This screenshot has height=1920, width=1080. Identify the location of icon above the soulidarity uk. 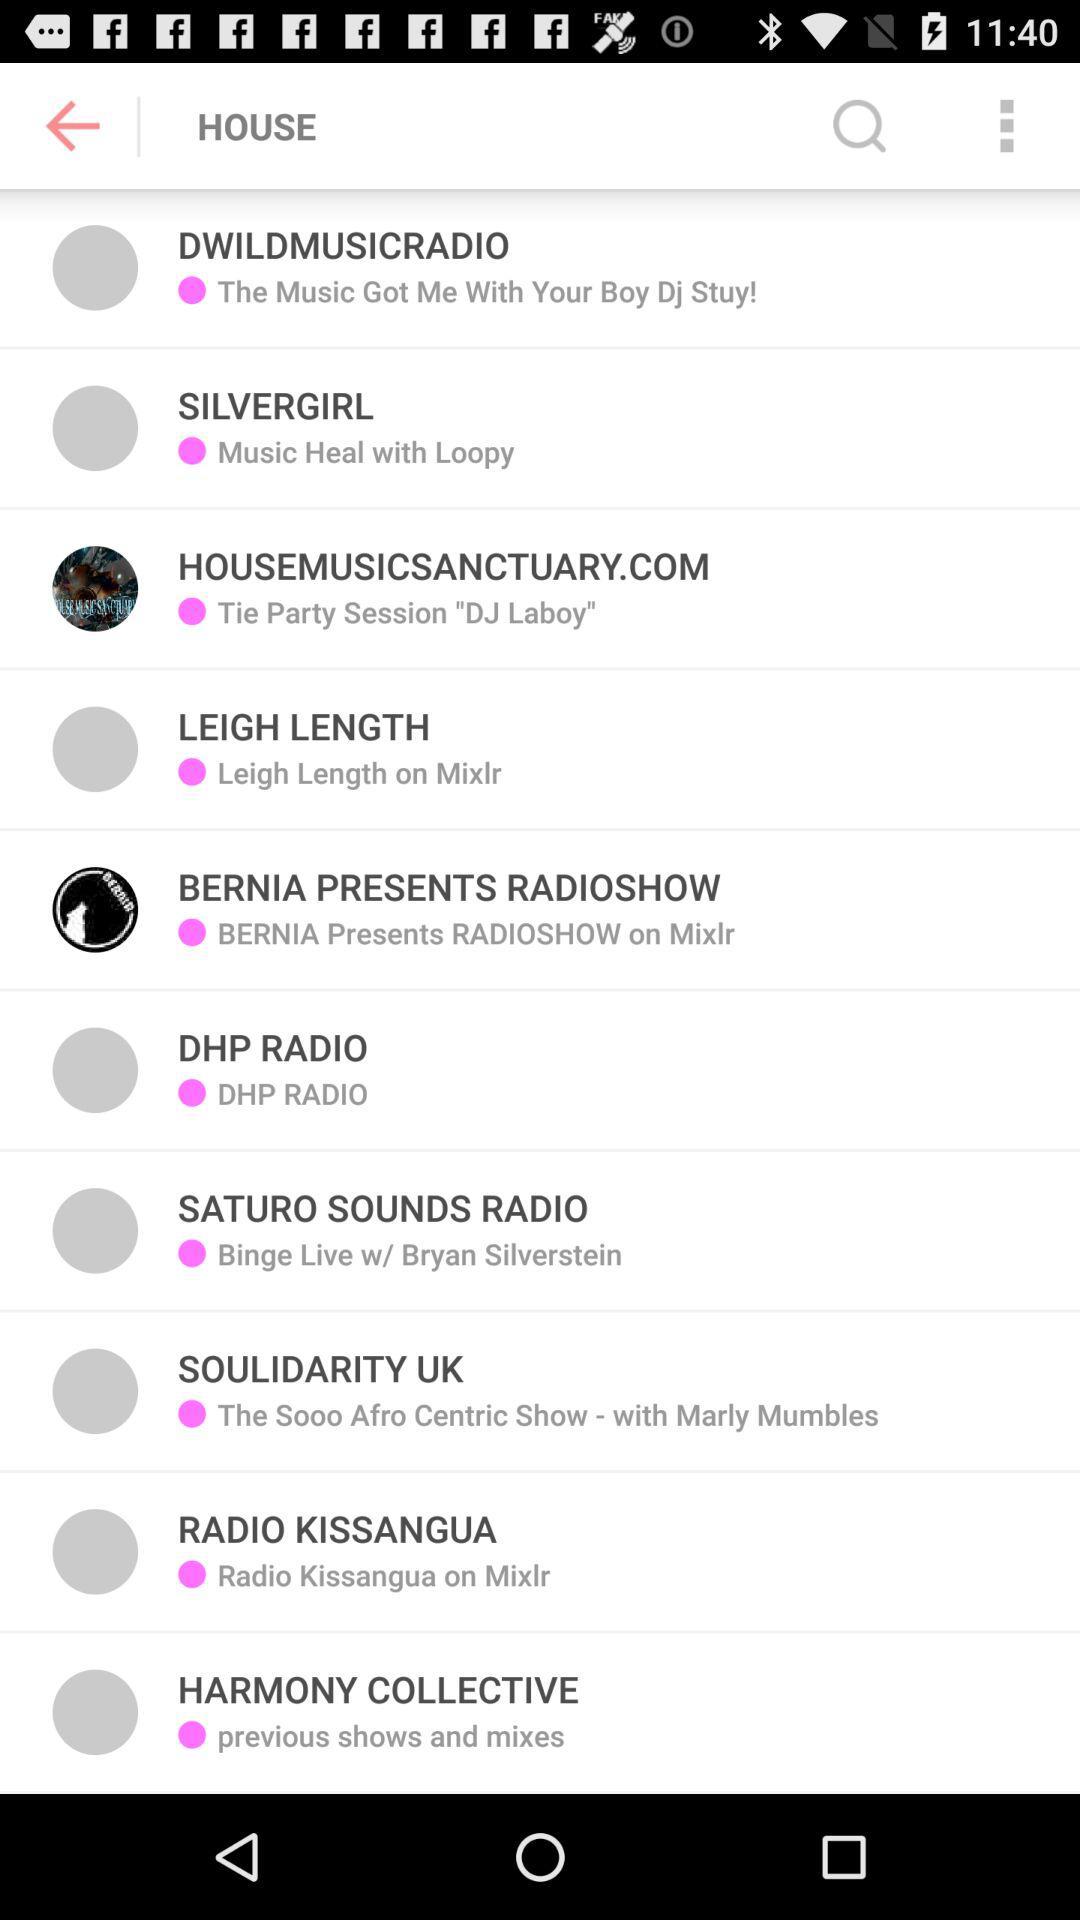
(419, 1267).